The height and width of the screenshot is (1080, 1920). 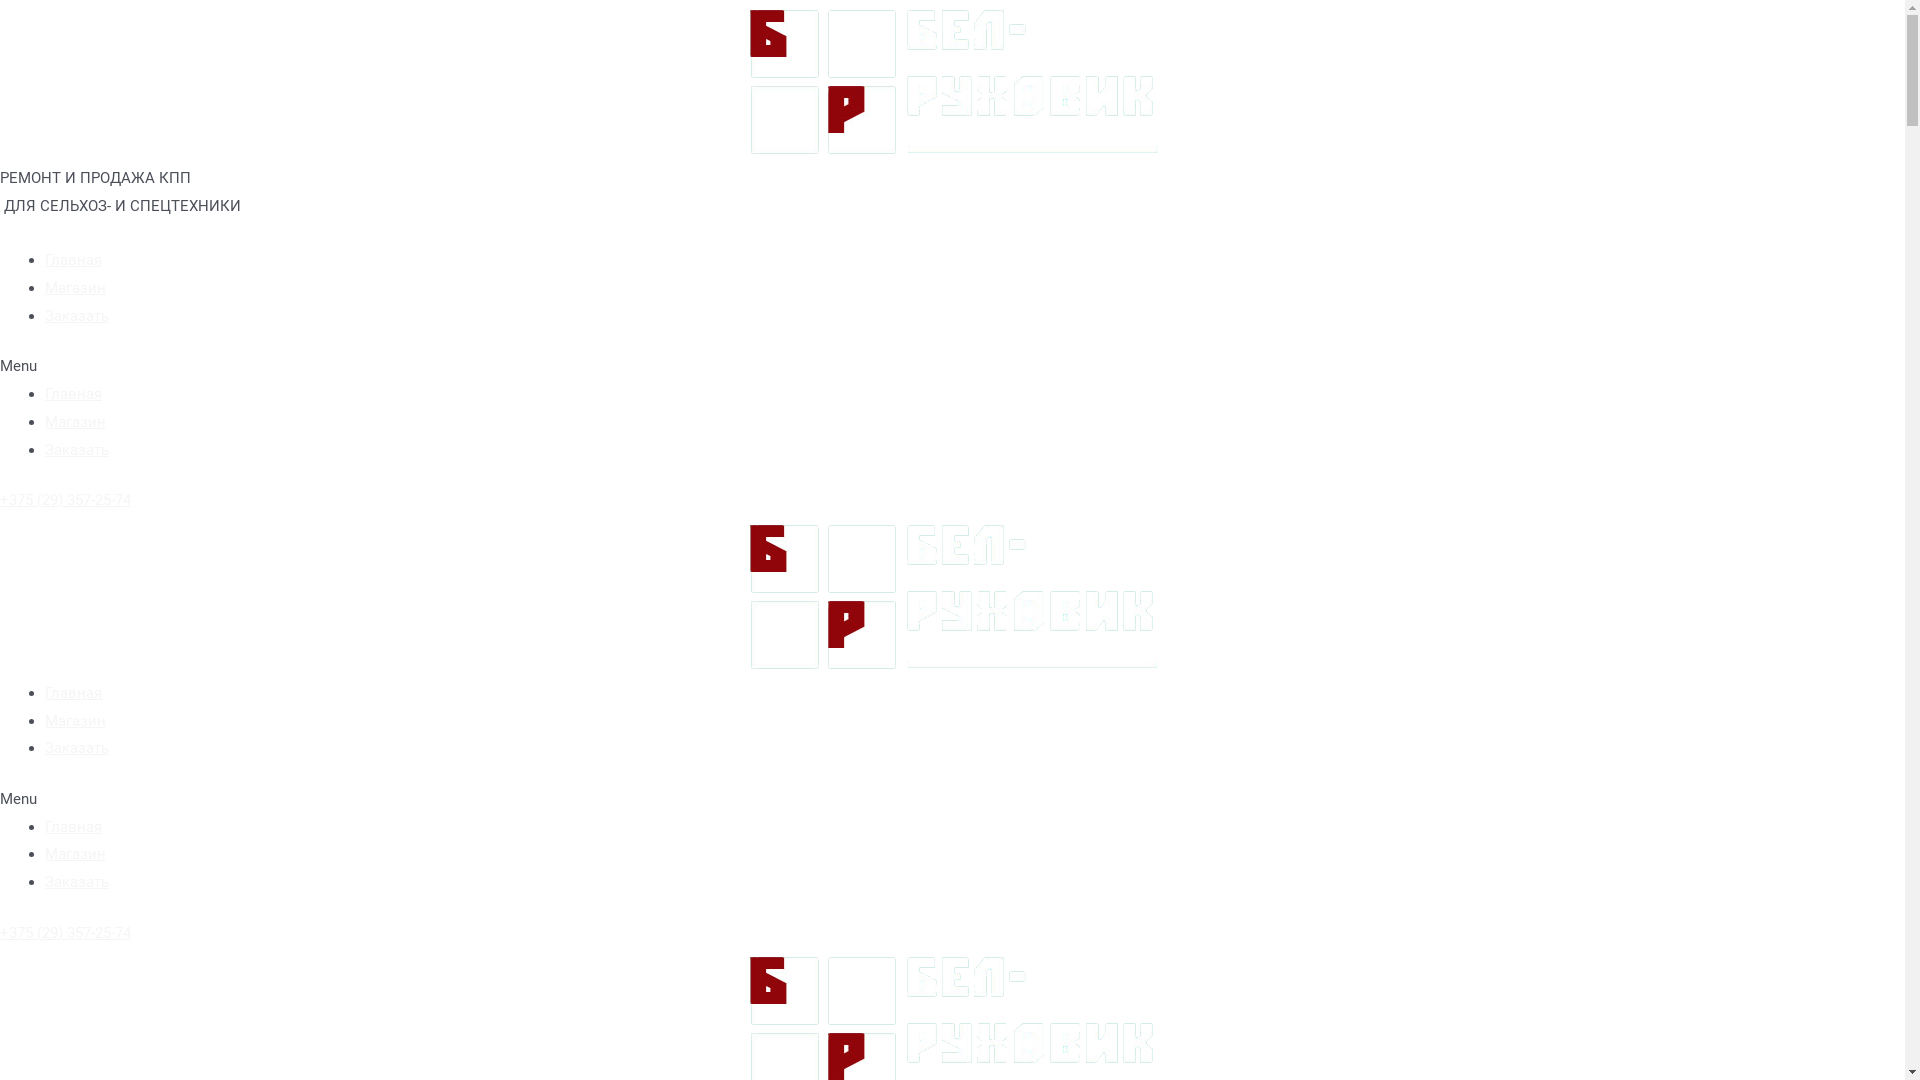 I want to click on '+375 (29) 357-25-74', so click(x=0, y=499).